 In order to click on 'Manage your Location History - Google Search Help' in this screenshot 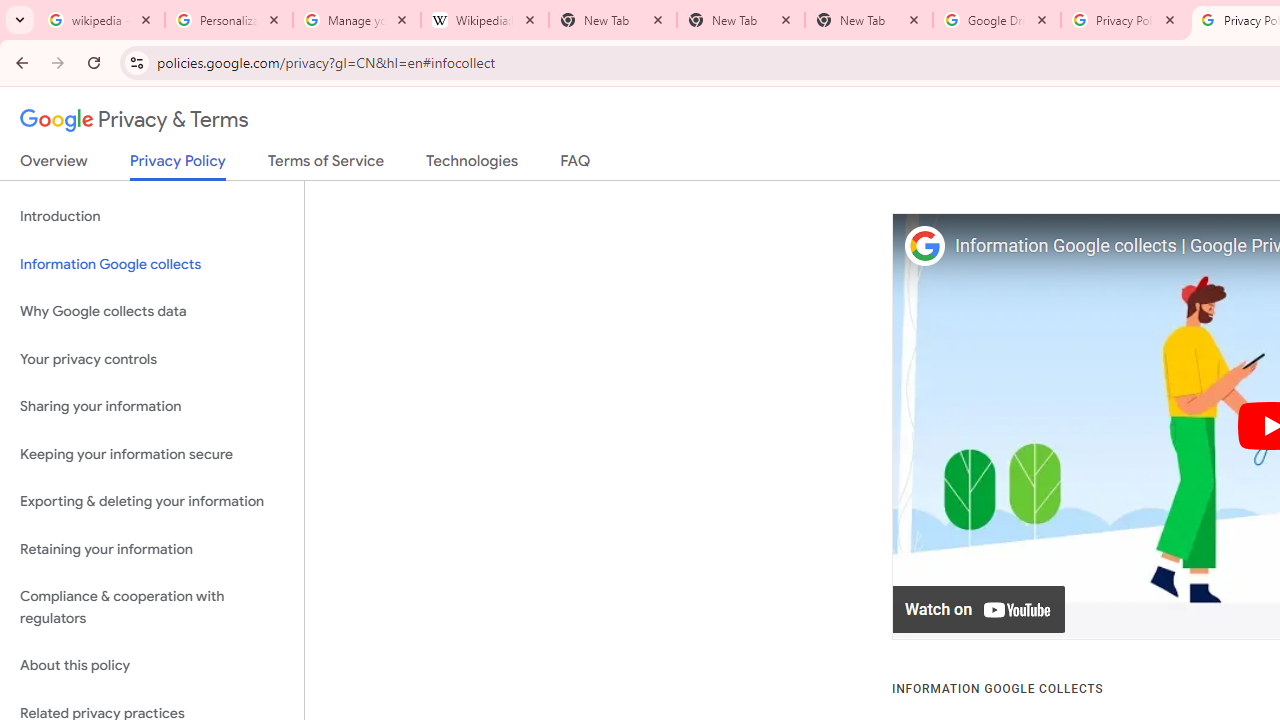, I will do `click(357, 20)`.